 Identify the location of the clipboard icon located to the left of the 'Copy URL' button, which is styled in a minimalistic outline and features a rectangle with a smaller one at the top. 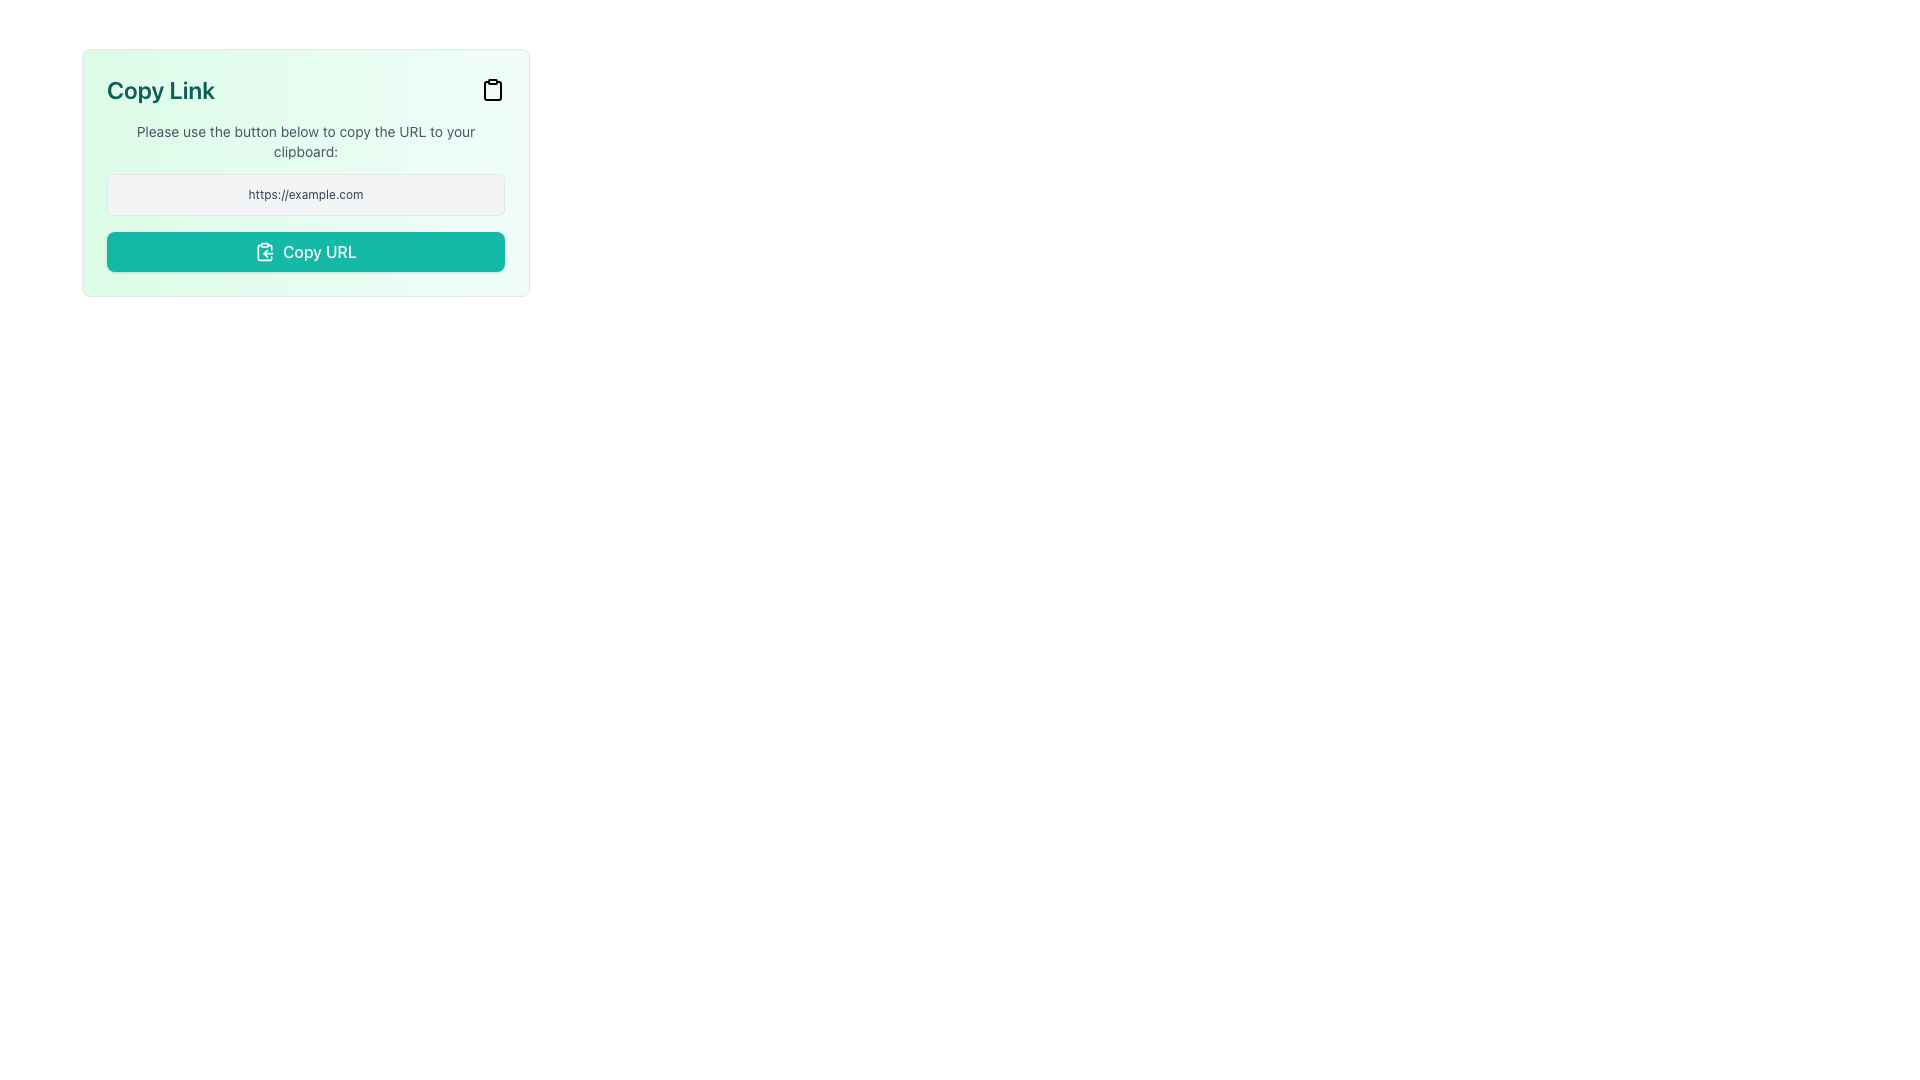
(264, 250).